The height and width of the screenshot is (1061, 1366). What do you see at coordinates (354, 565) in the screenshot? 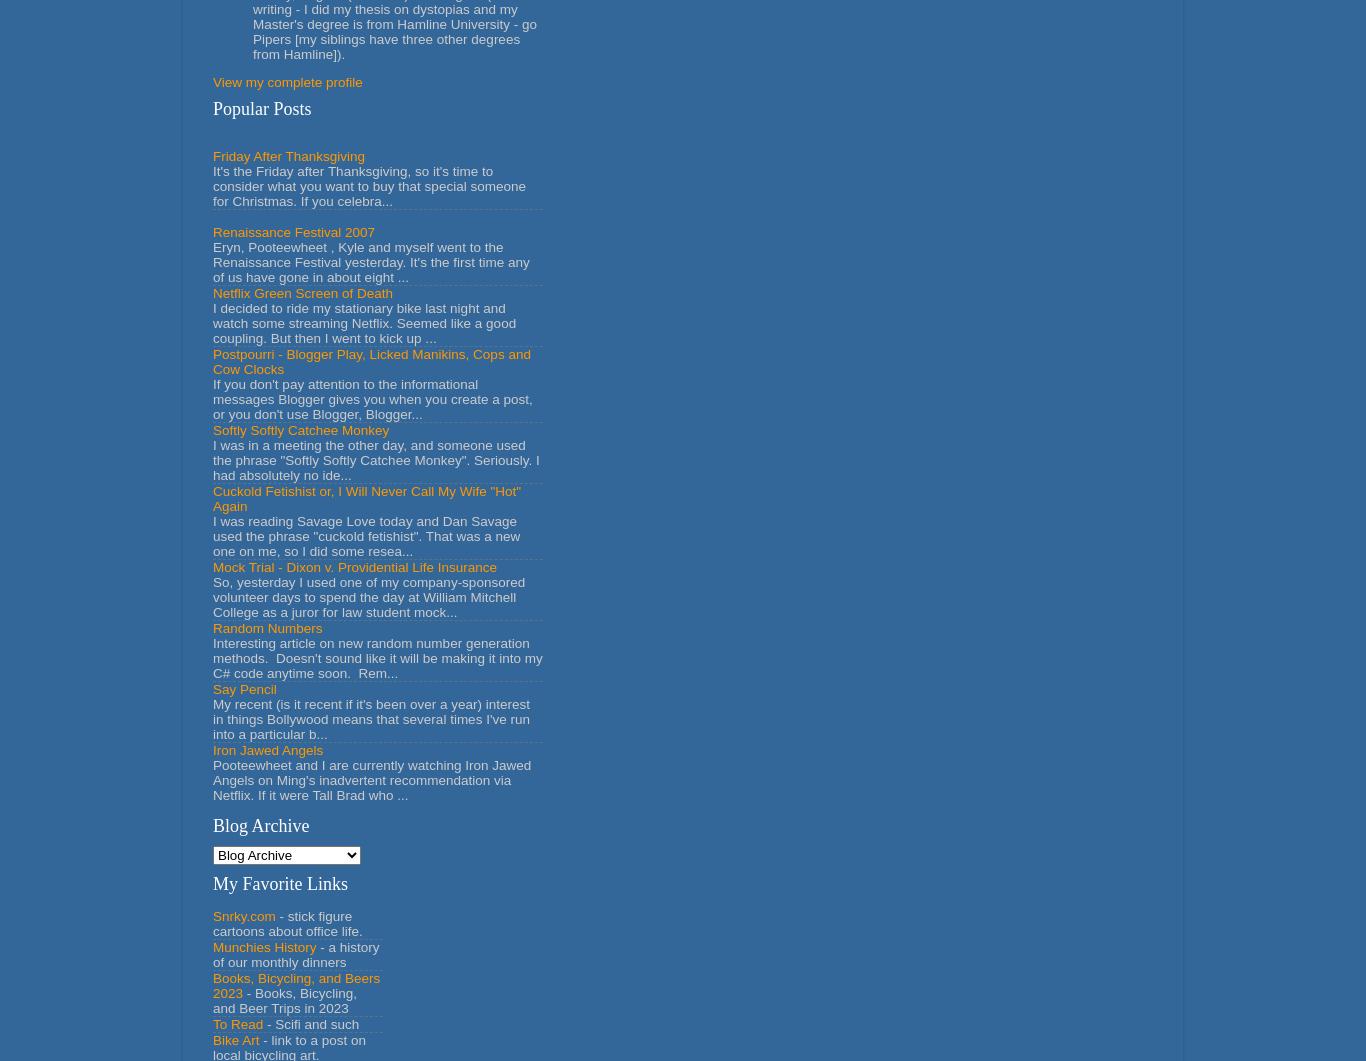
I see `'Mock Trial - Dixon v. Providential Life Insurance'` at bounding box center [354, 565].